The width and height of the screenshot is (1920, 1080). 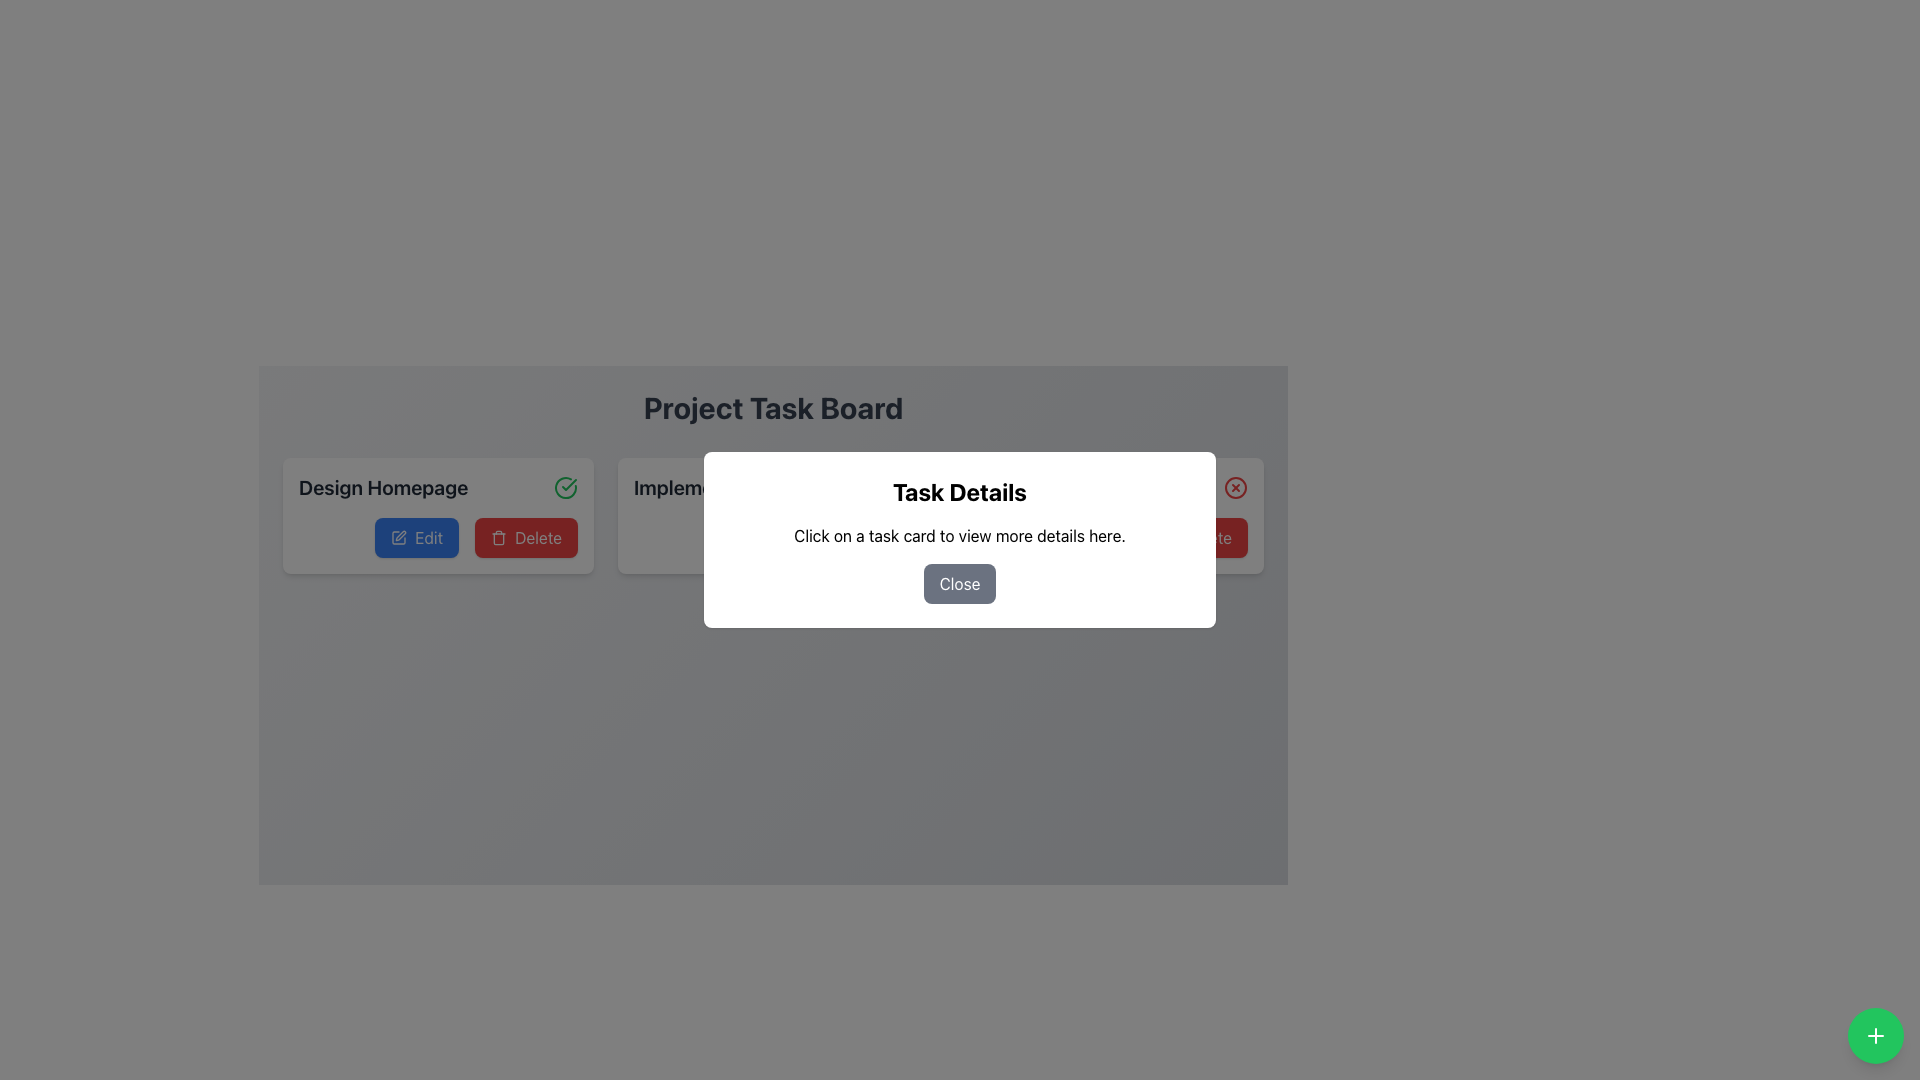 What do you see at coordinates (960, 492) in the screenshot?
I see `header text 'Task Details' that is prominently styled in a bold and large font size, located at the top of the modal` at bounding box center [960, 492].